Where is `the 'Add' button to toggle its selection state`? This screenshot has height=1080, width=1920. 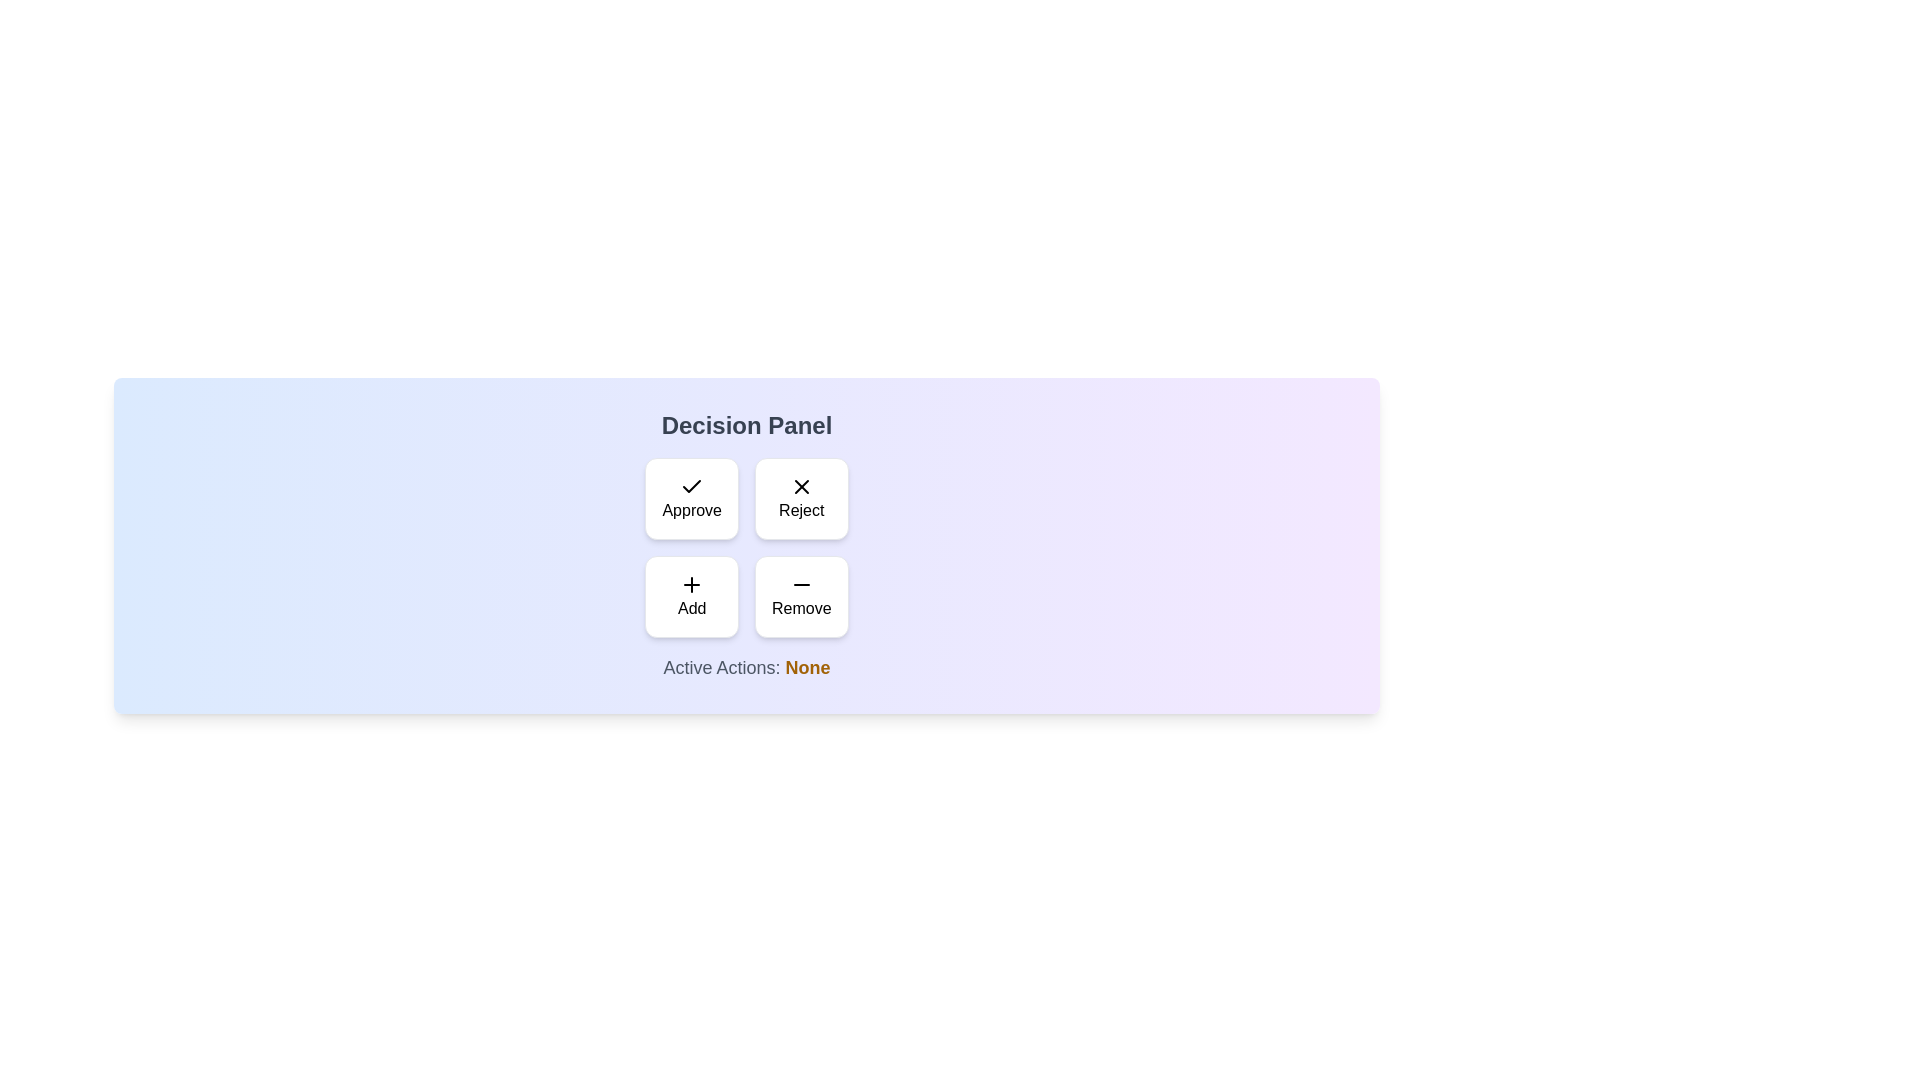
the 'Add' button to toggle its selection state is located at coordinates (691, 596).